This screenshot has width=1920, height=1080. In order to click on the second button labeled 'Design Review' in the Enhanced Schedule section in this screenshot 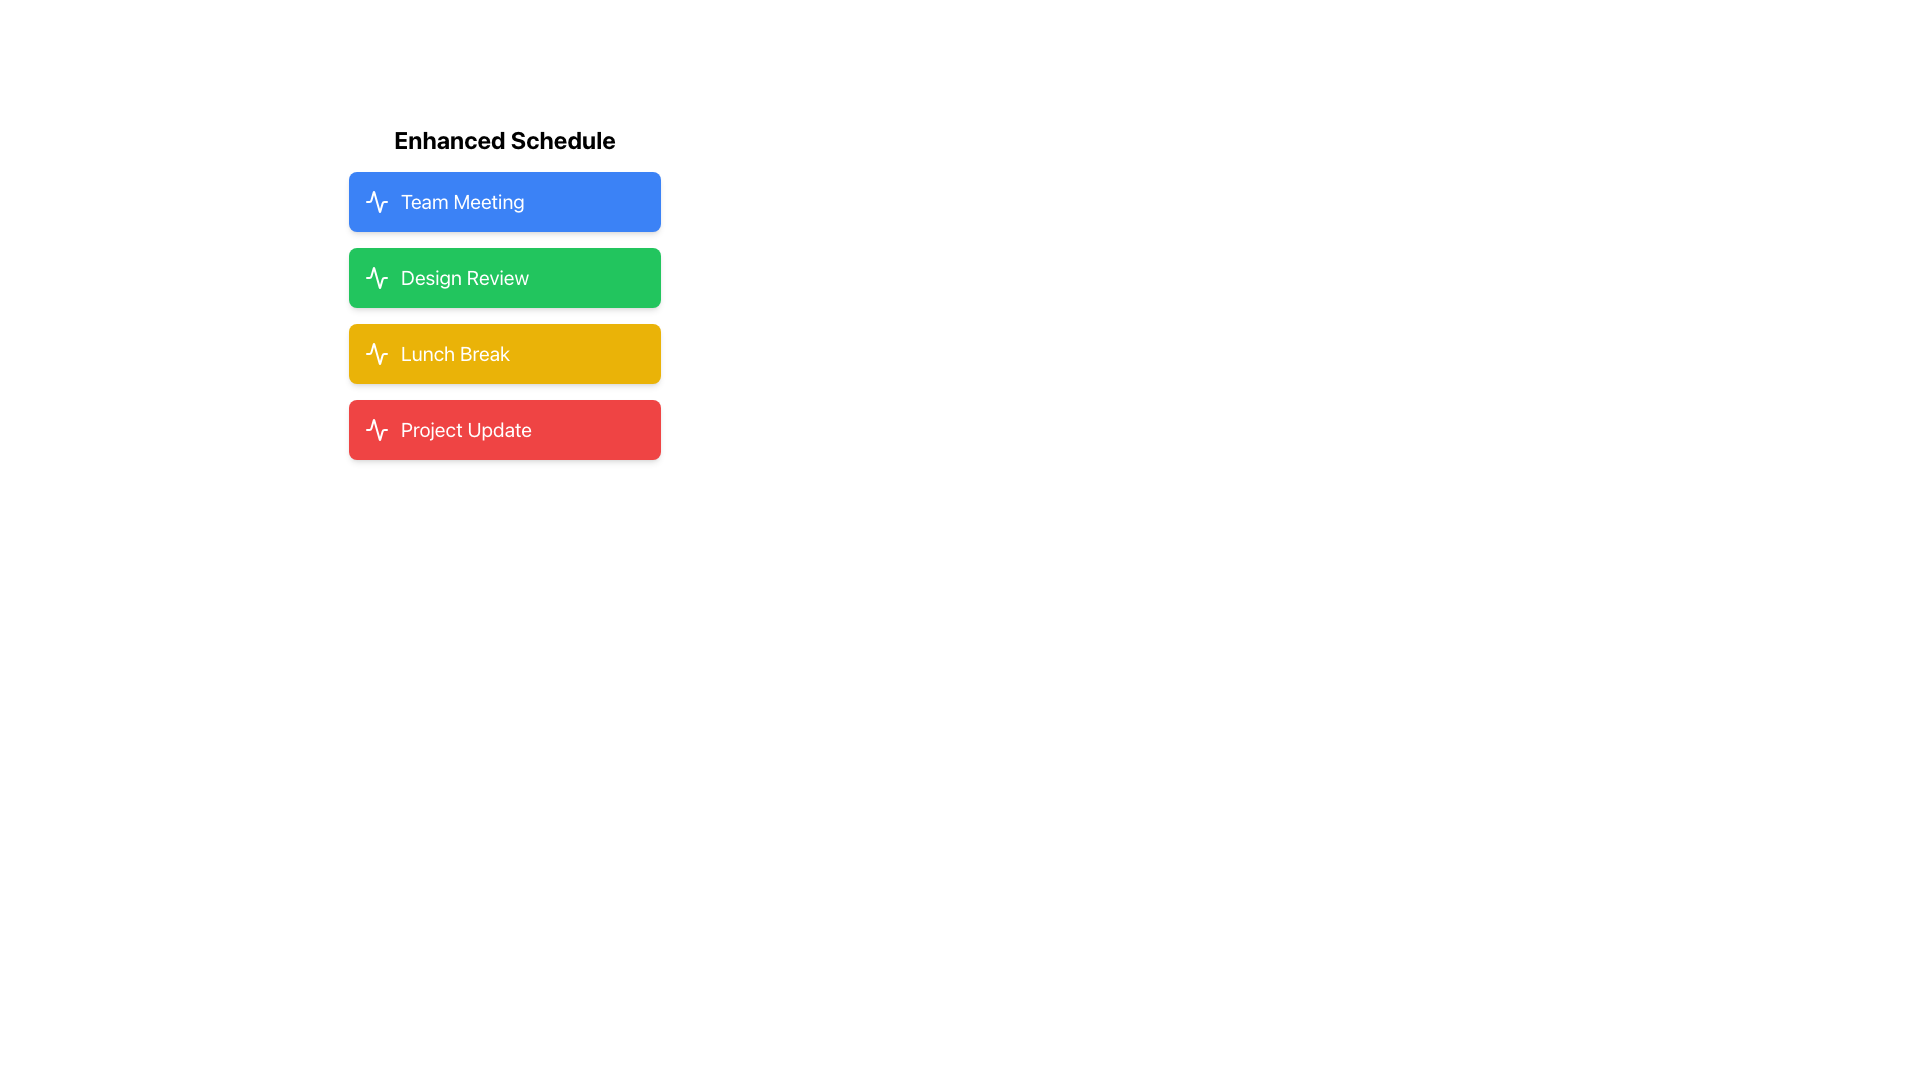, I will do `click(504, 315)`.